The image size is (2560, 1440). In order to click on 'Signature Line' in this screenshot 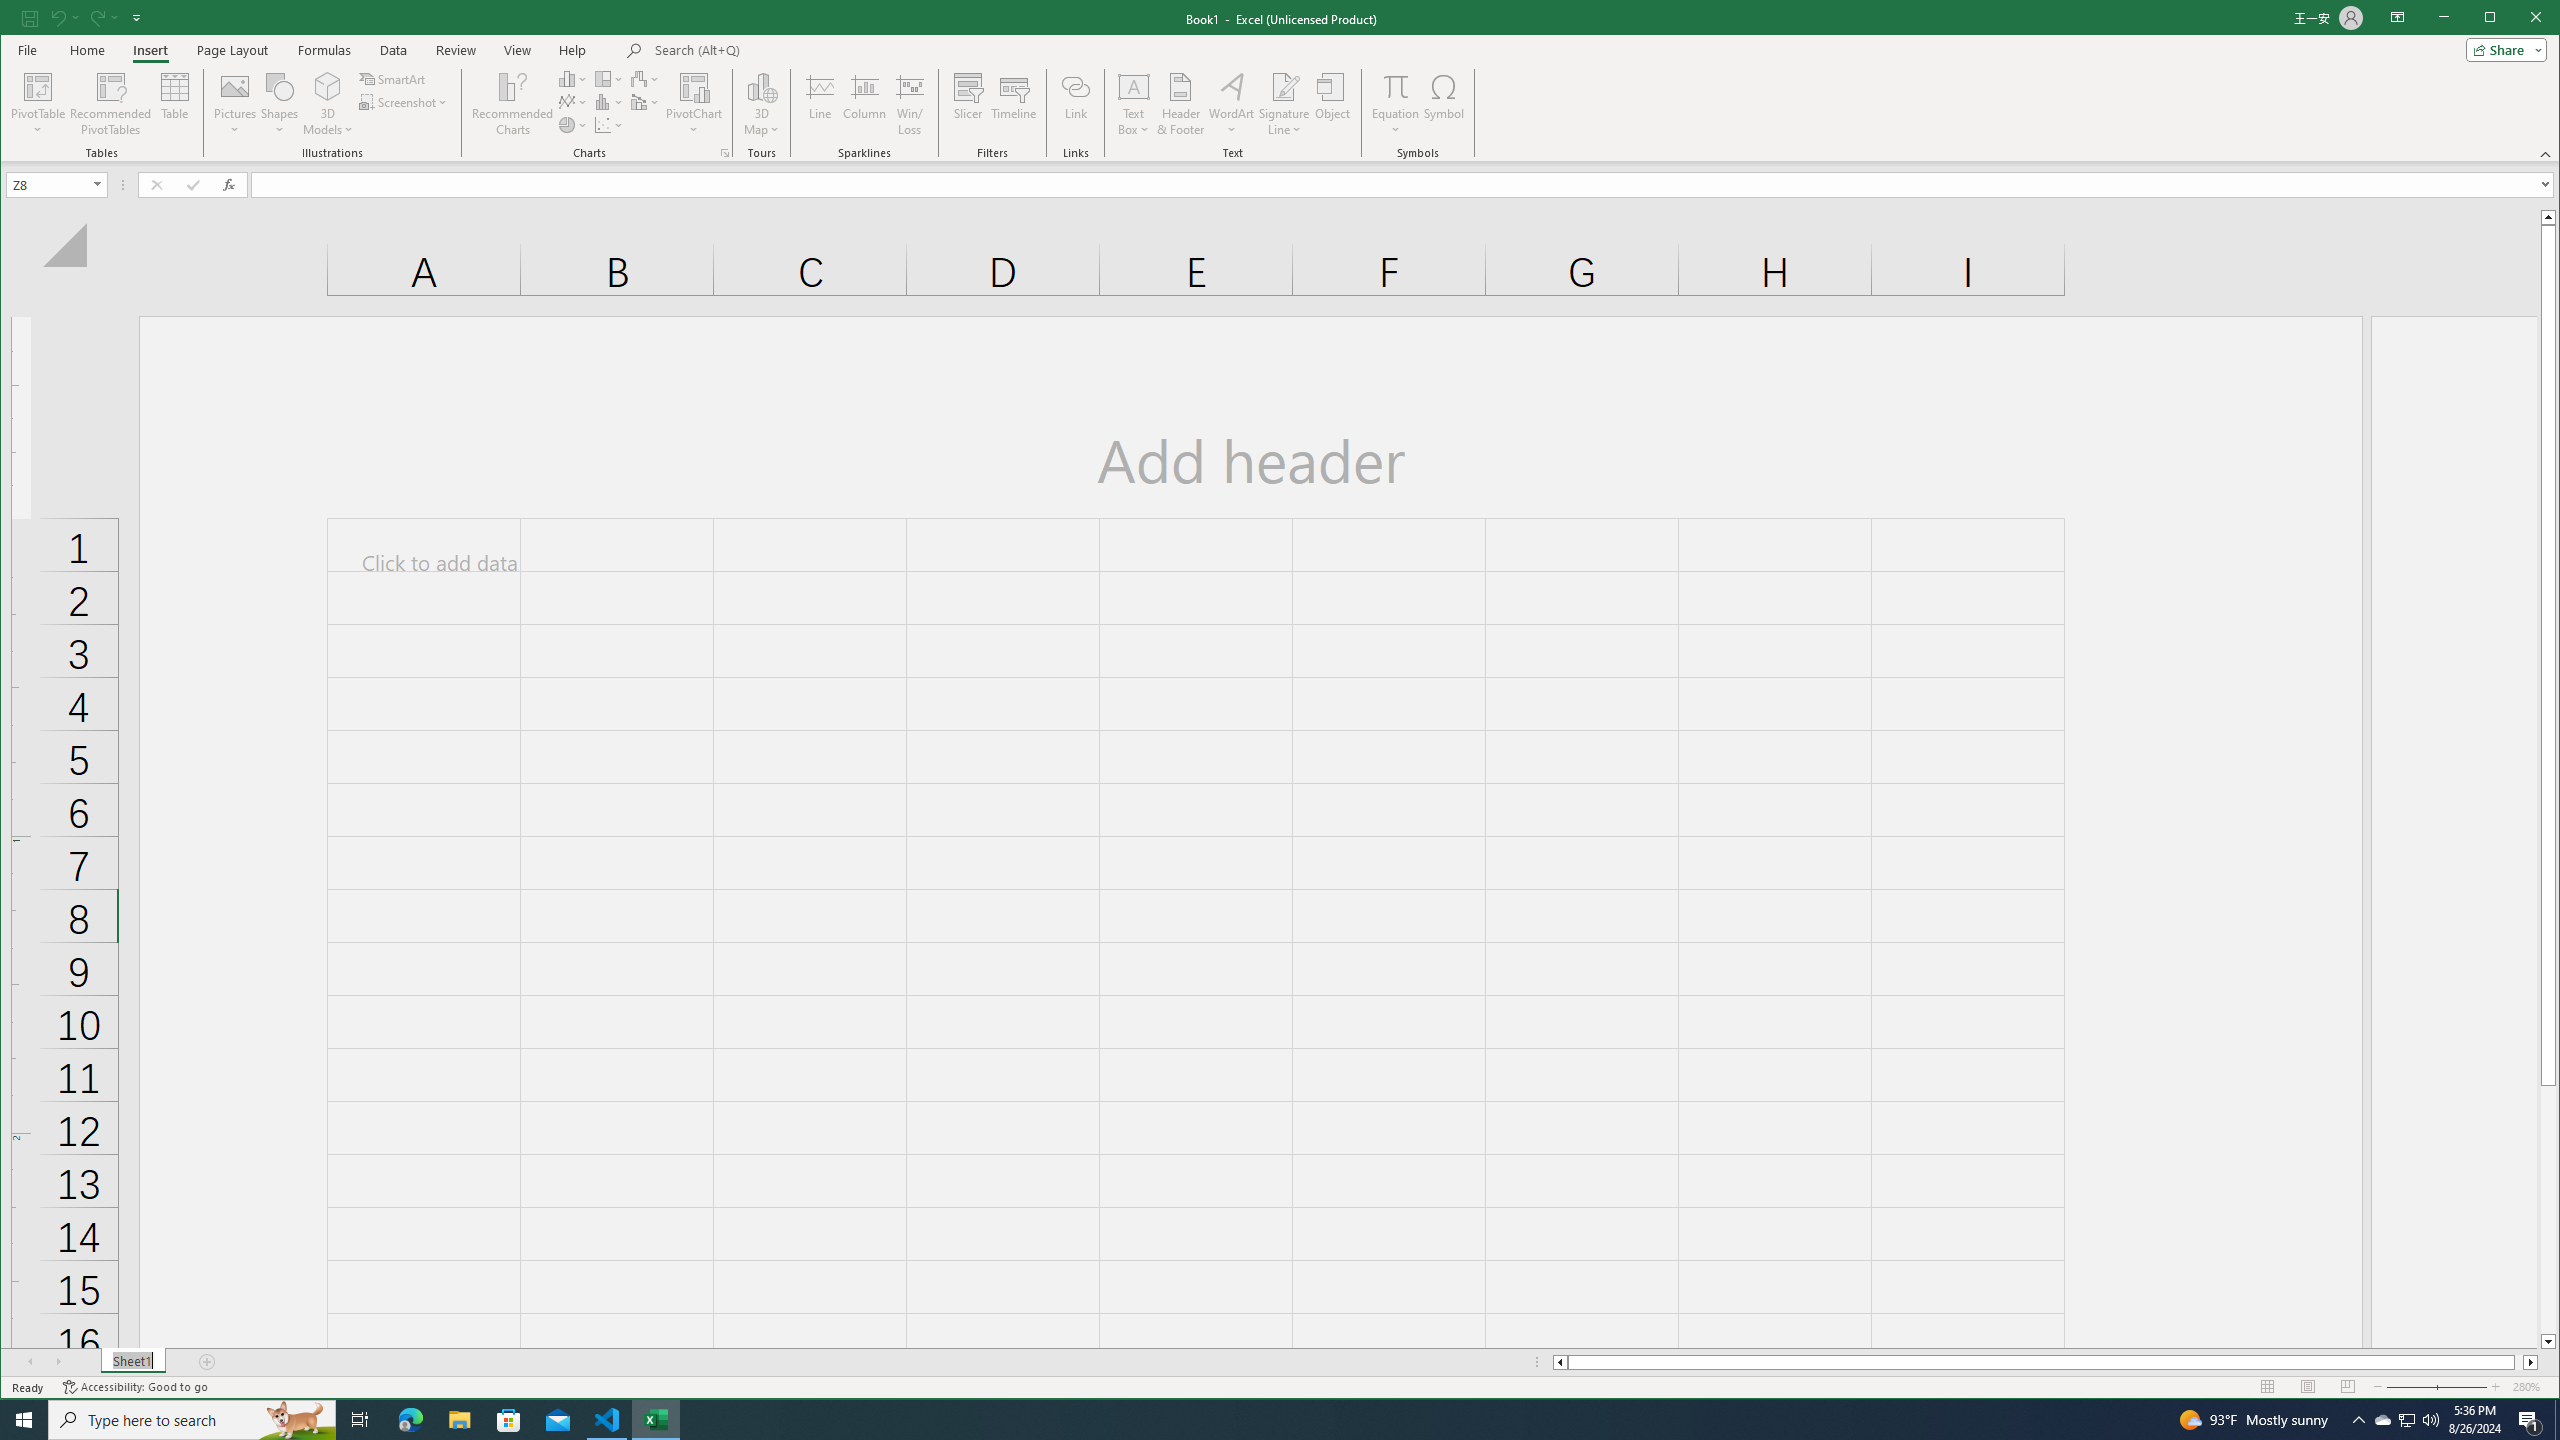, I will do `click(1283, 85)`.